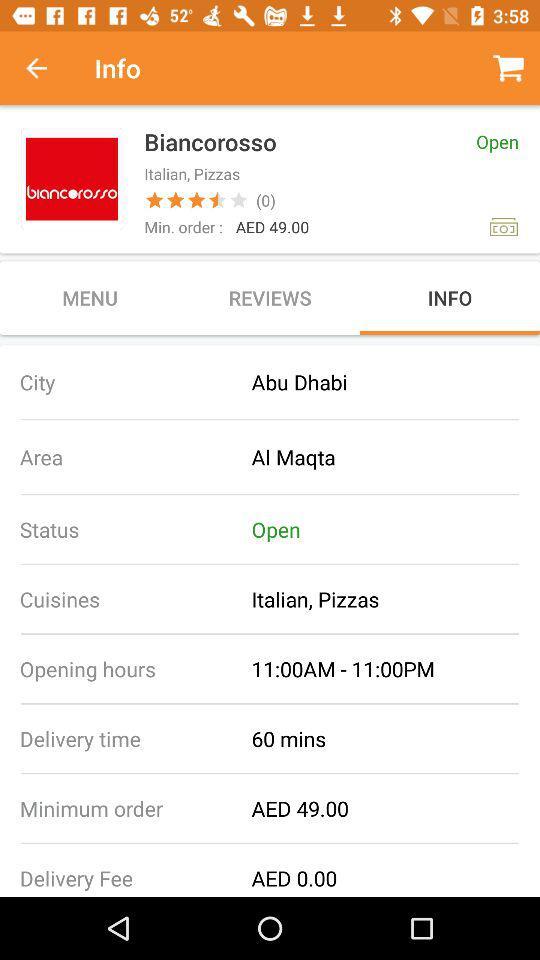 The height and width of the screenshot is (960, 540). Describe the element at coordinates (47, 68) in the screenshot. I see `previous` at that location.